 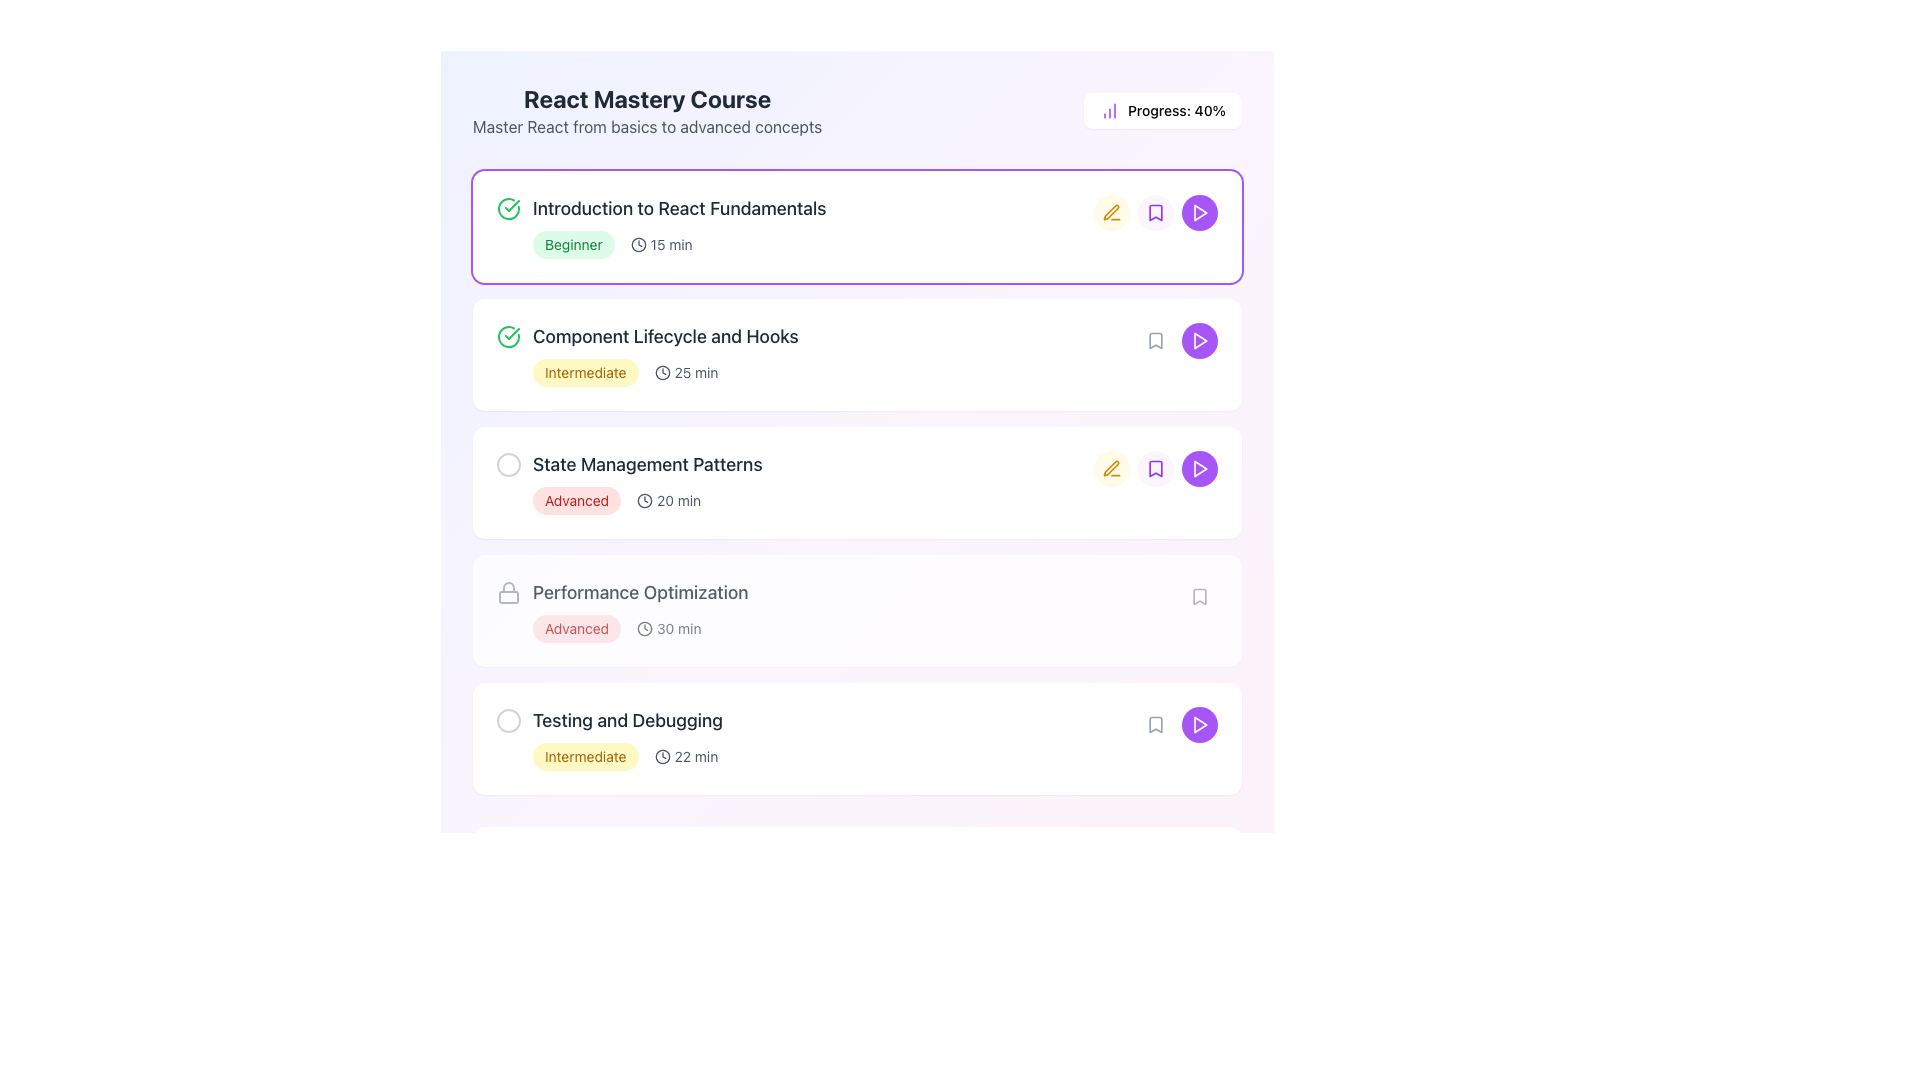 What do you see at coordinates (857, 609) in the screenshot?
I see `the Card component representing the course module titled 'Performance Optimization', which is the fourth item in the list of course modules` at bounding box center [857, 609].